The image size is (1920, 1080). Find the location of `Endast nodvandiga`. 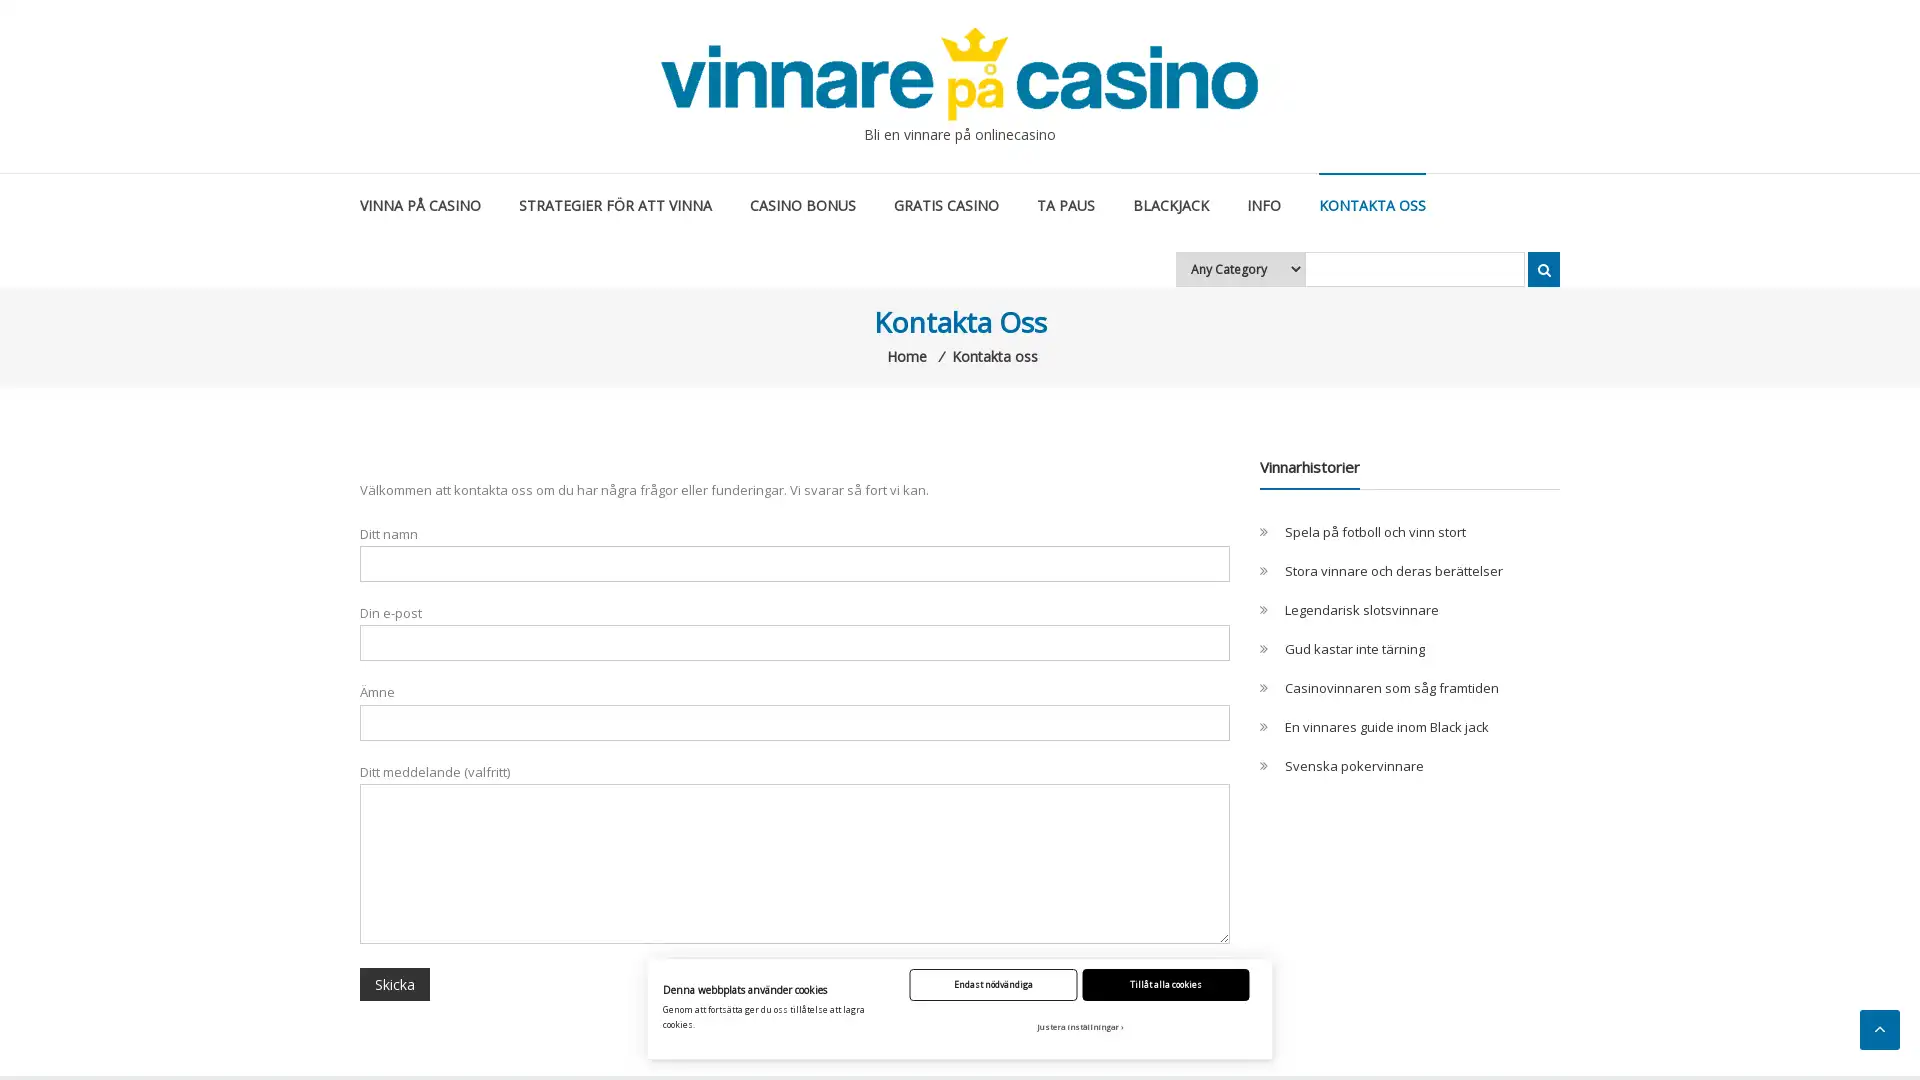

Endast nodvandiga is located at coordinates (993, 983).